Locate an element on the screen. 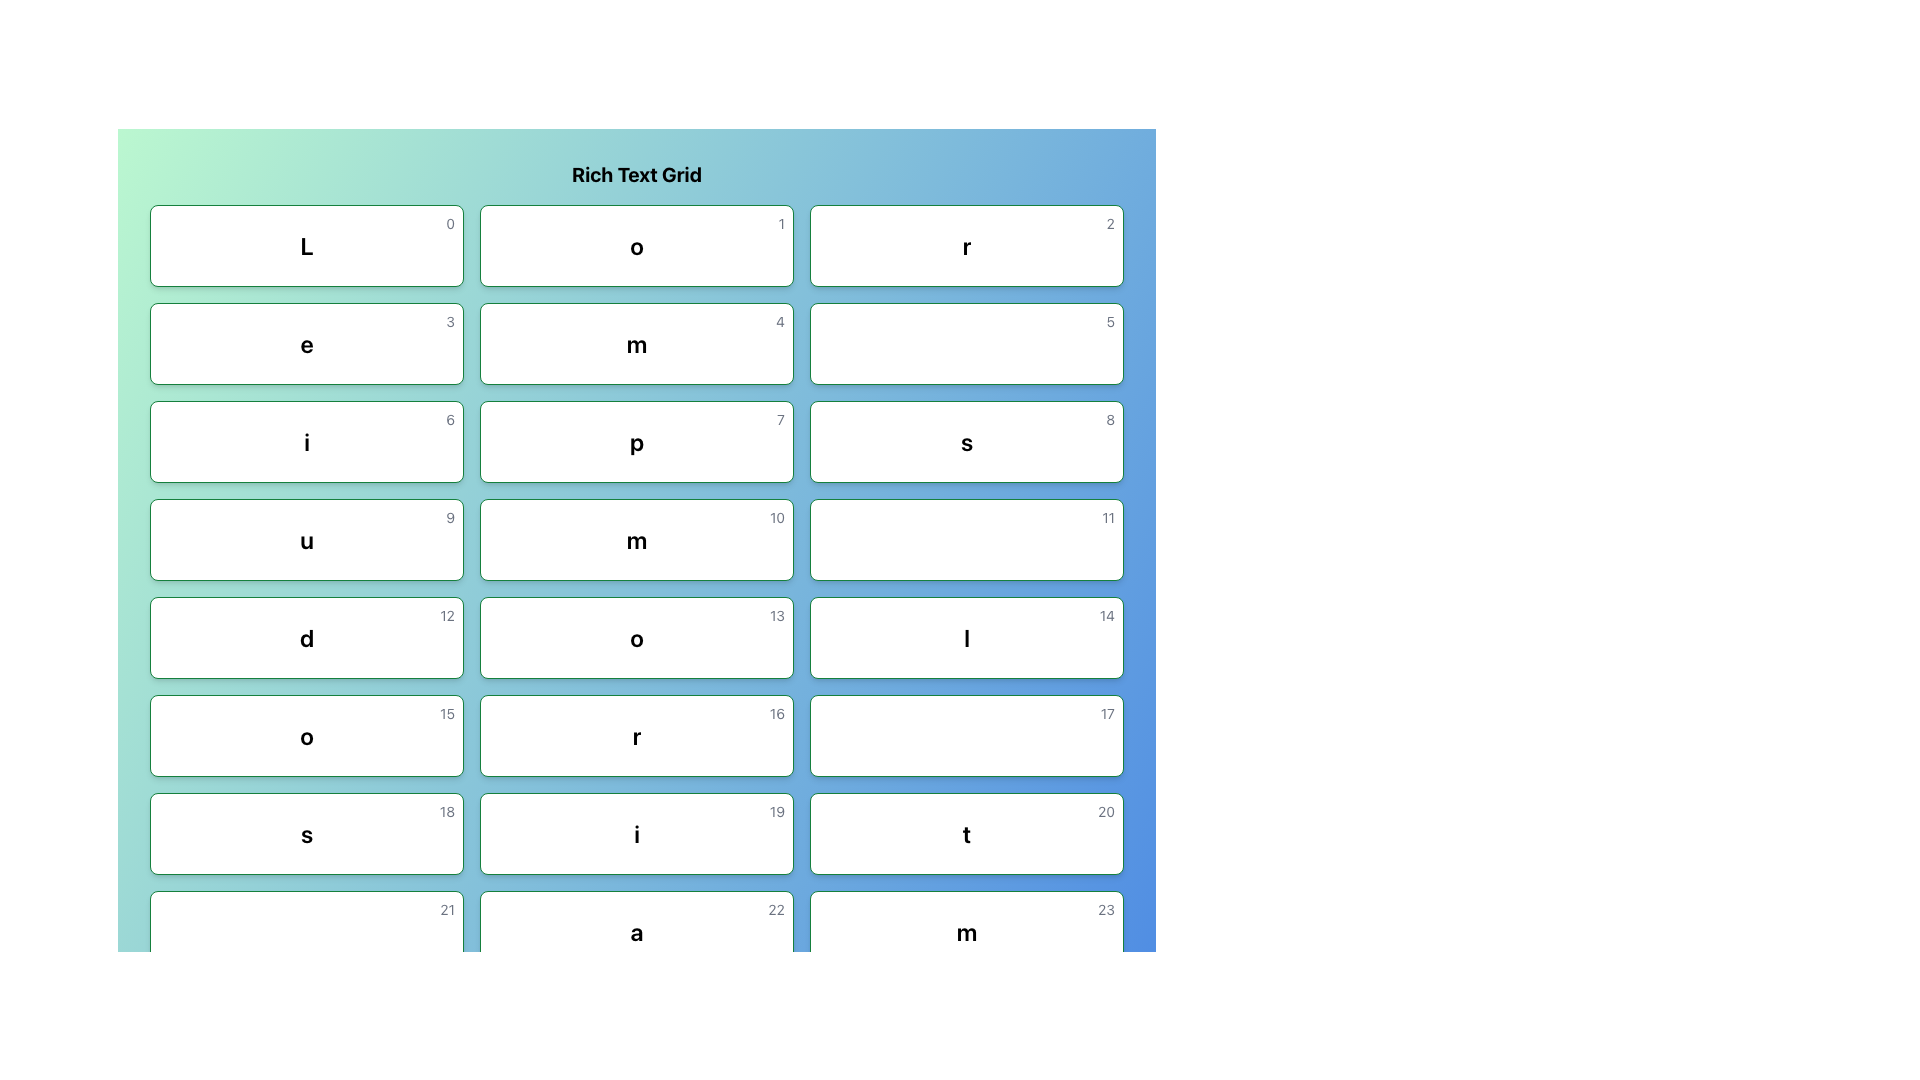  the character 'm' in the last cell of the grid, which is styled in a large, bold font and located in row six, column four is located at coordinates (966, 932).